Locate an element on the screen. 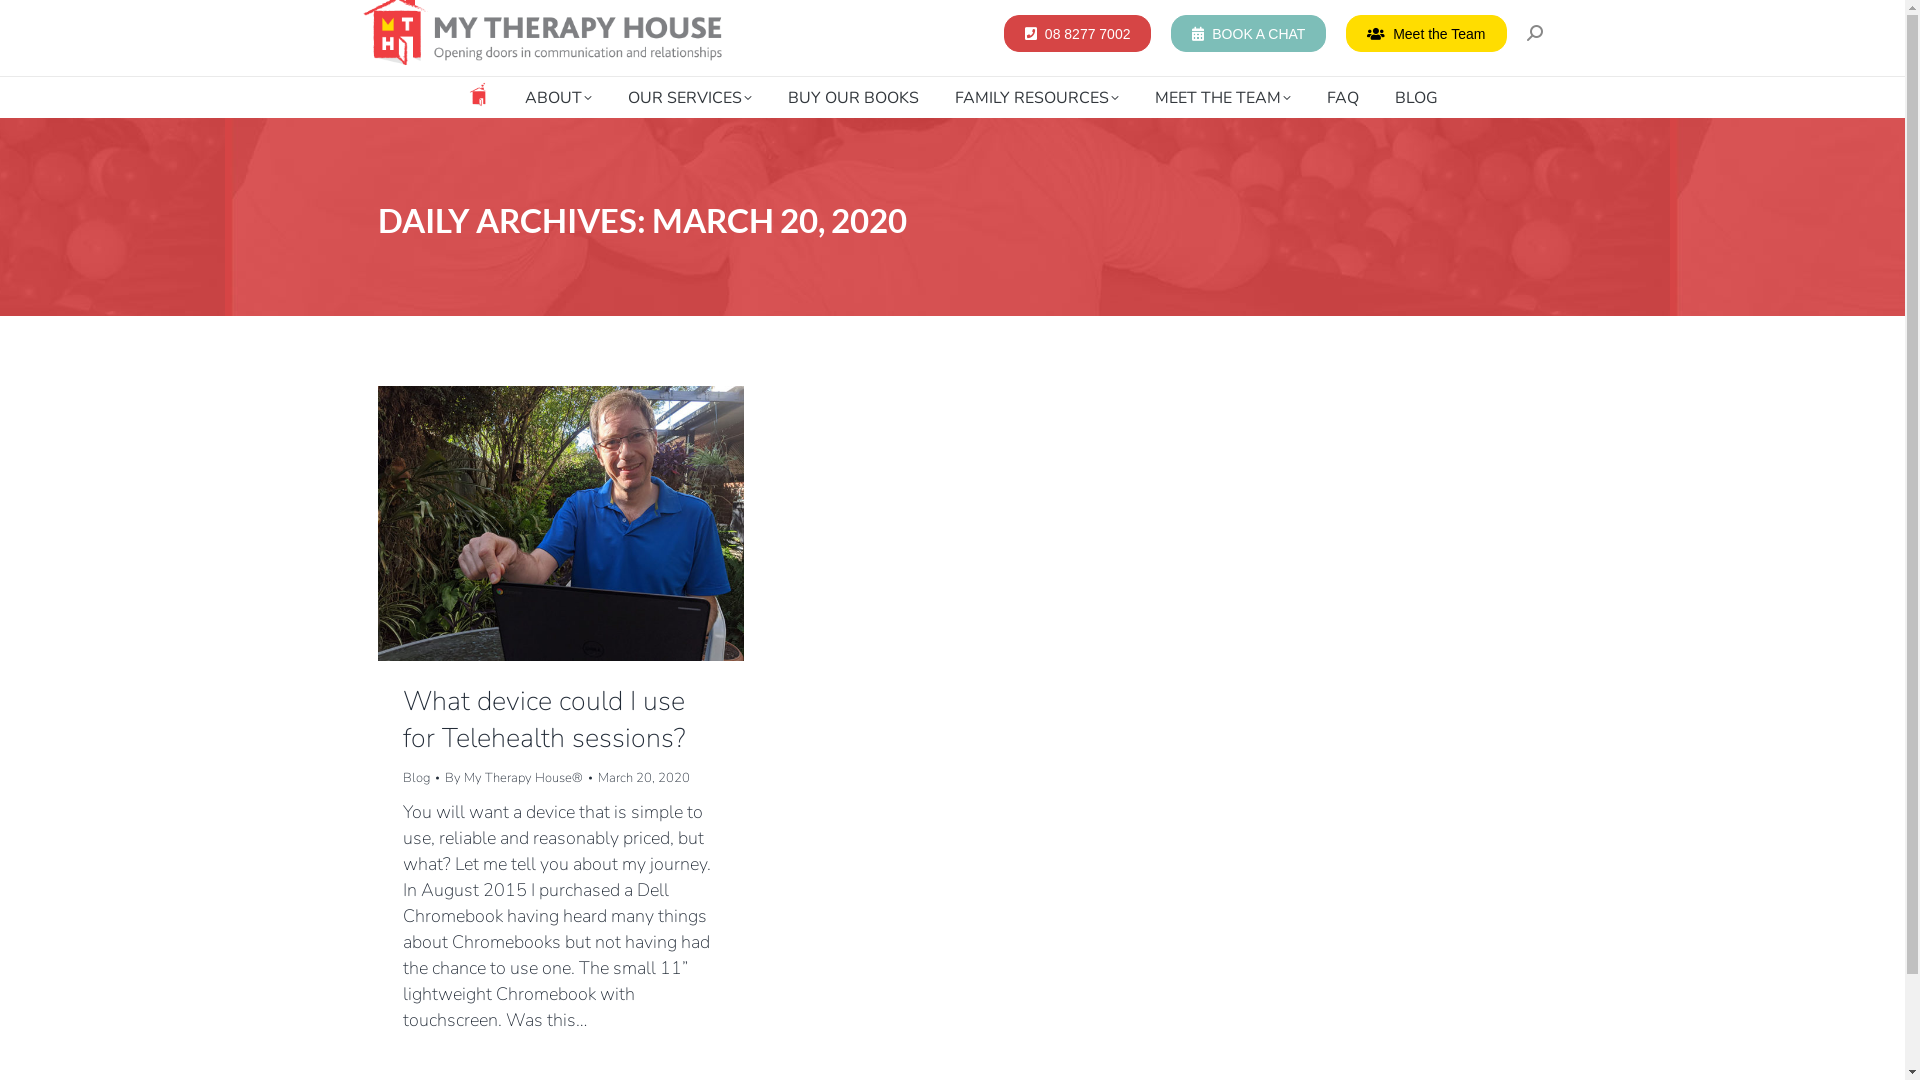  'Go!' is located at coordinates (29, 20).